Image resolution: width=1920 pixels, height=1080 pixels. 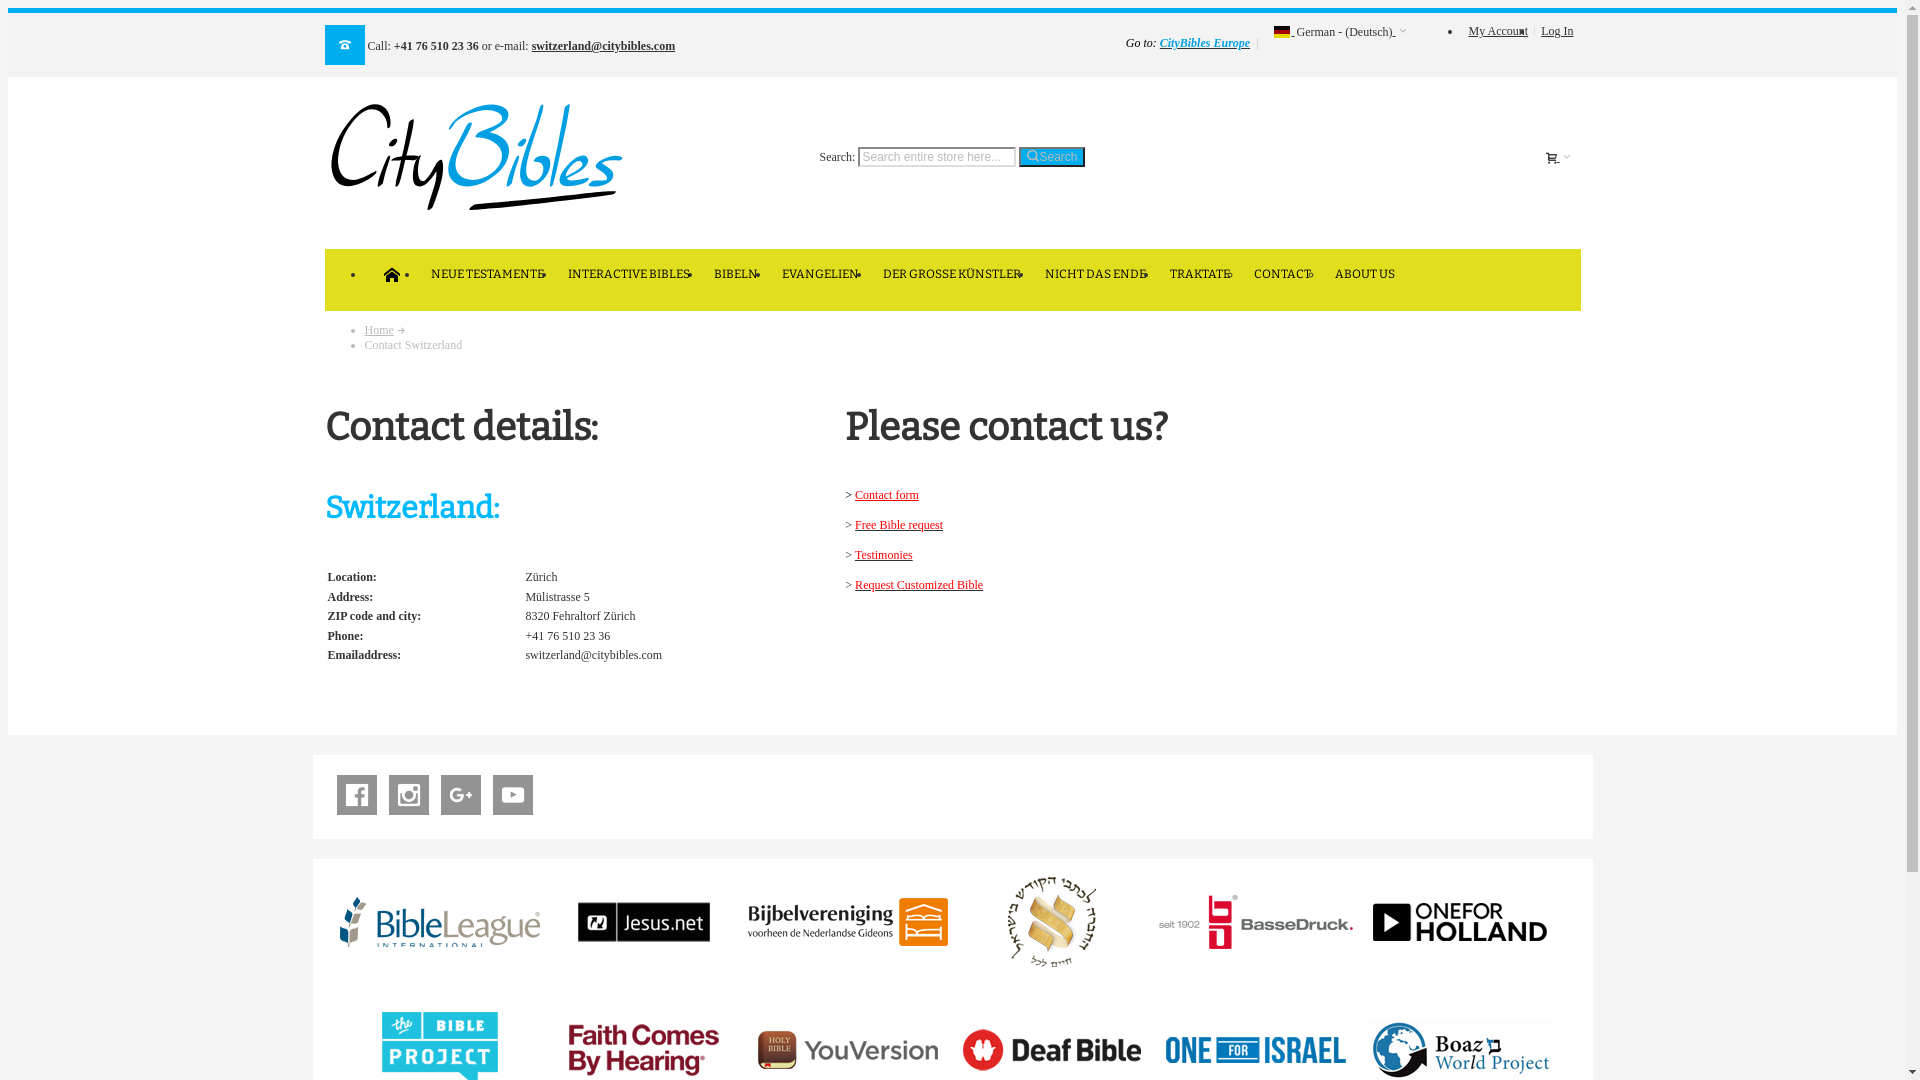 What do you see at coordinates (532, 45) in the screenshot?
I see `'switzerland@citybibles.com'` at bounding box center [532, 45].